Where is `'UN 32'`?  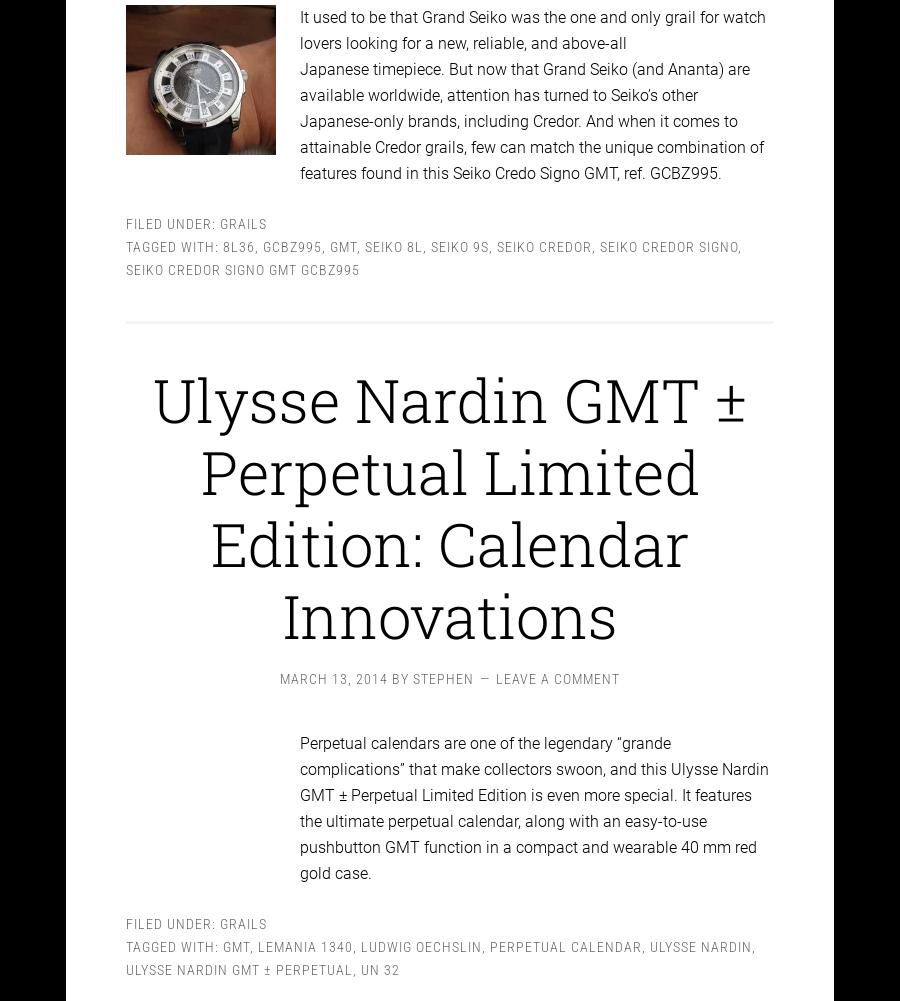 'UN 32' is located at coordinates (380, 950).